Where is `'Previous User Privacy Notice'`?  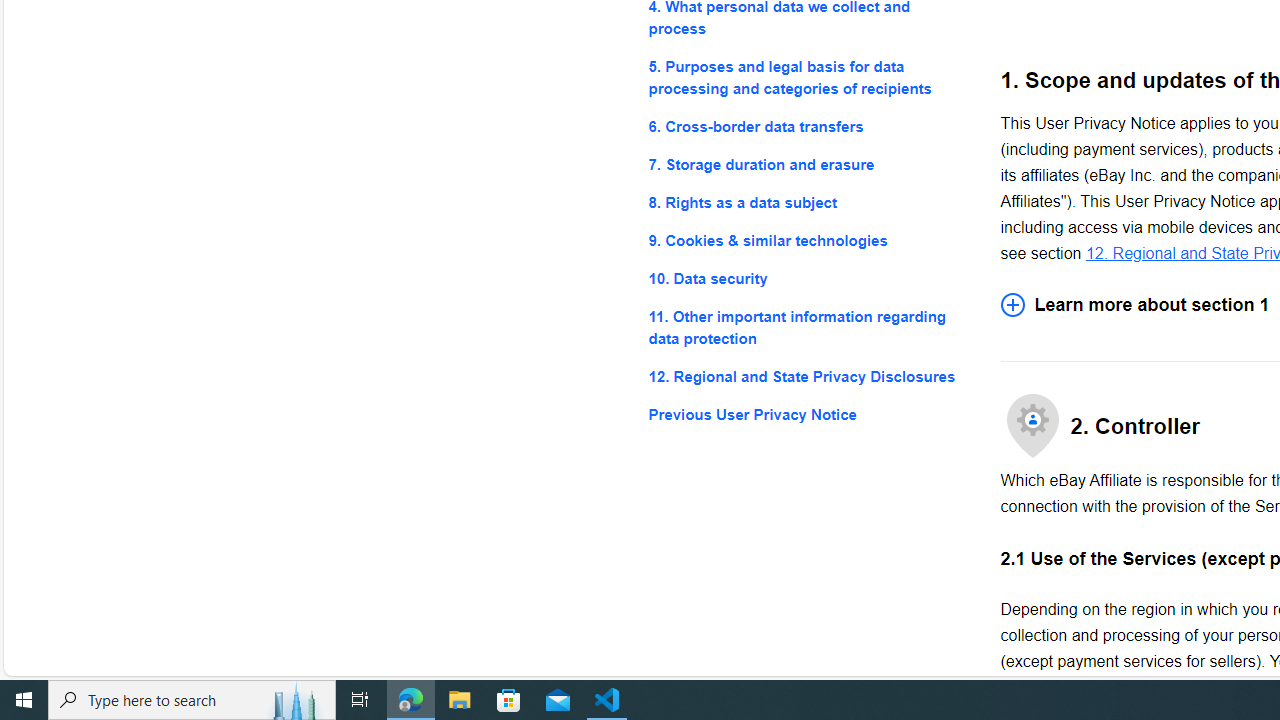 'Previous User Privacy Notice' is located at coordinates (808, 414).